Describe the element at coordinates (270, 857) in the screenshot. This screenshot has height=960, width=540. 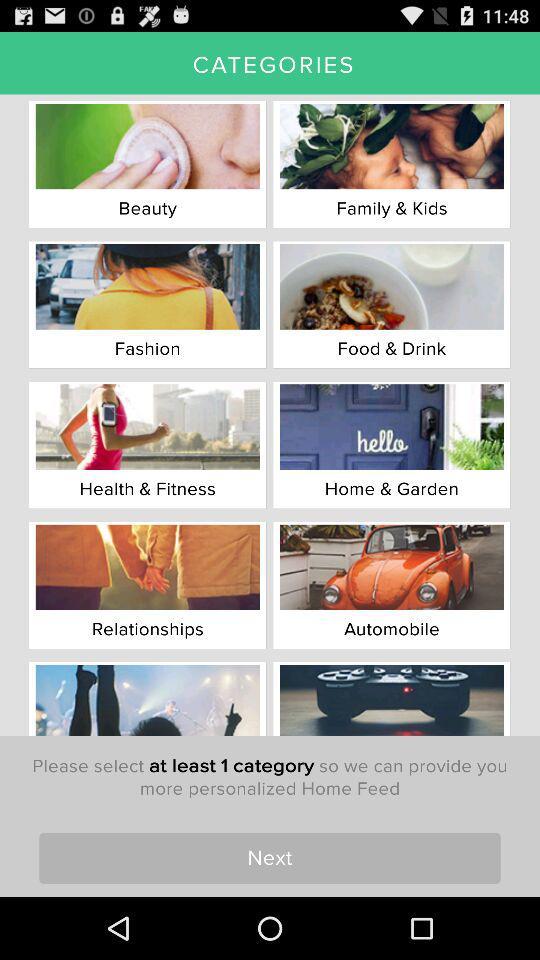
I see `next icon` at that location.